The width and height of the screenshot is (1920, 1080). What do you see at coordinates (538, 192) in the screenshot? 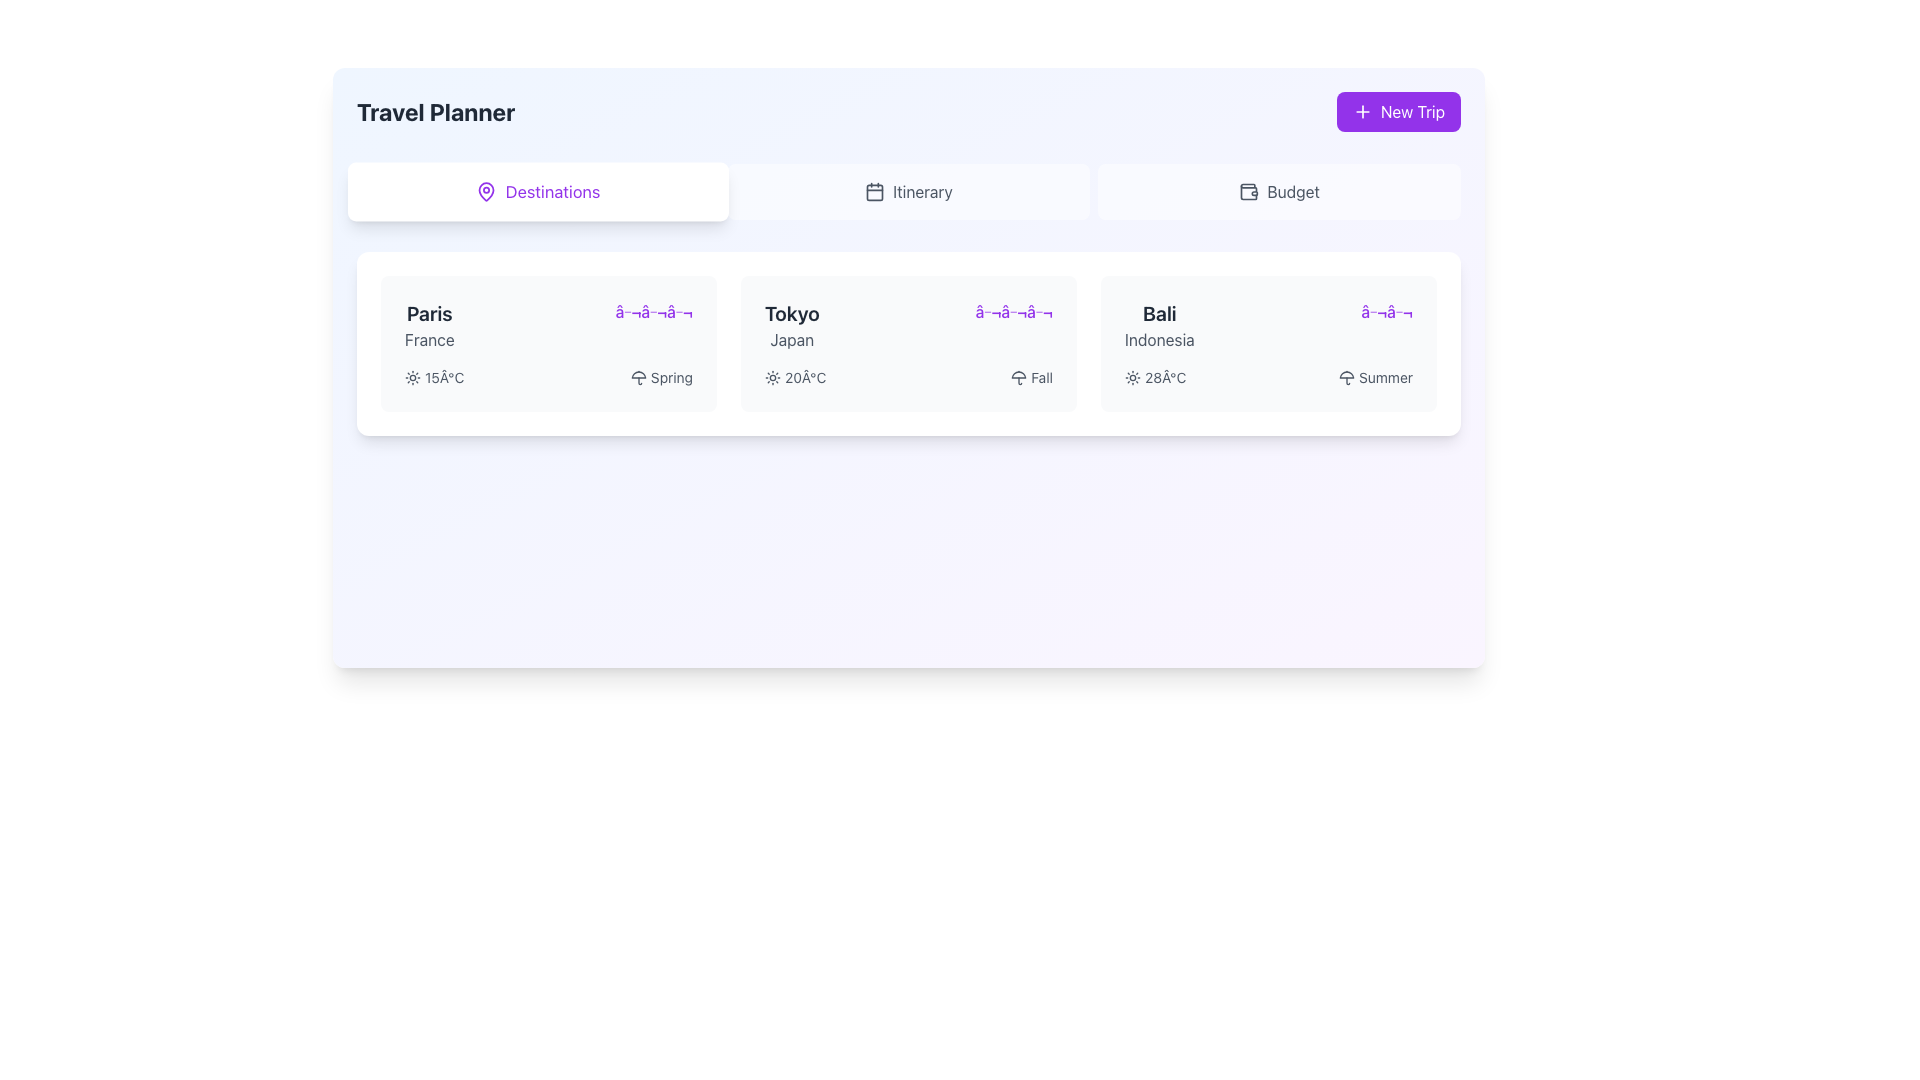
I see `the 'Destinations' button, which is the first button in a row of three navigation buttons located near the top of the interface` at bounding box center [538, 192].